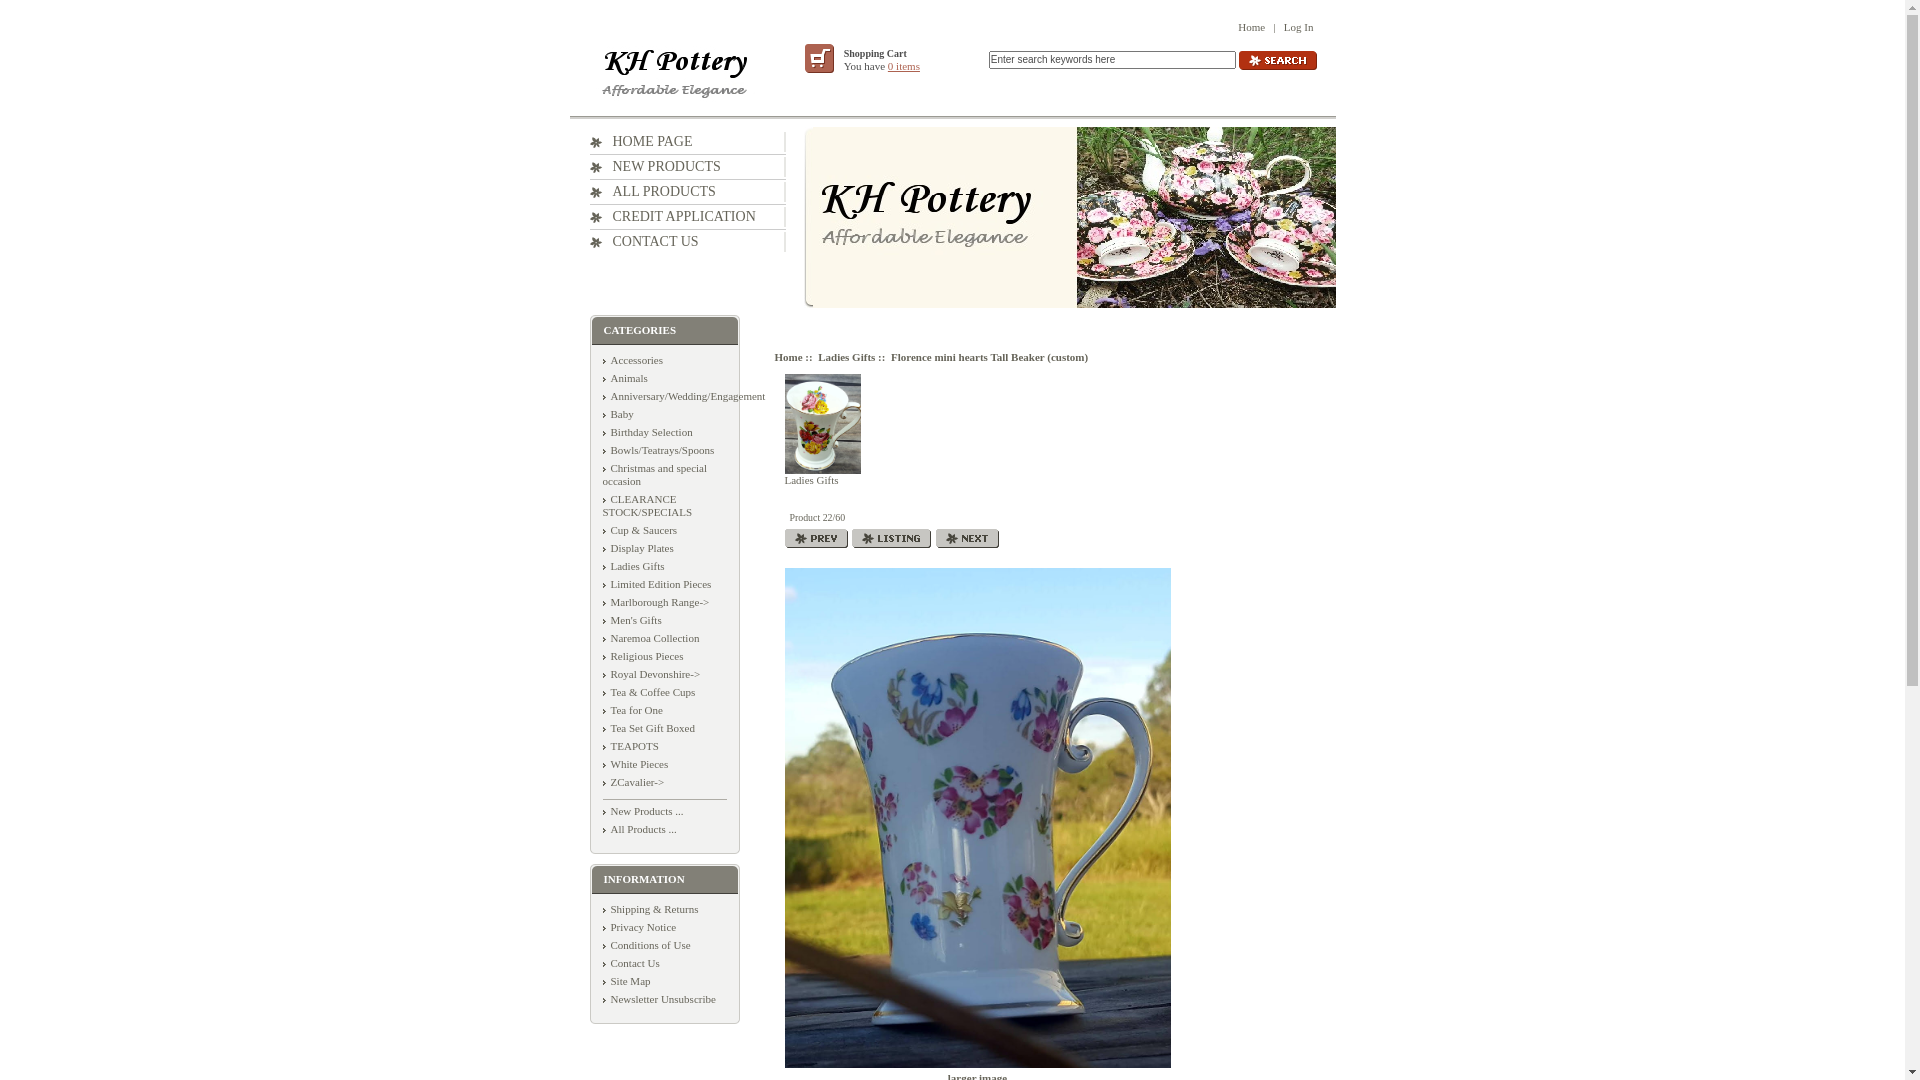  Describe the element at coordinates (600, 655) in the screenshot. I see `'Religious Pieces'` at that location.